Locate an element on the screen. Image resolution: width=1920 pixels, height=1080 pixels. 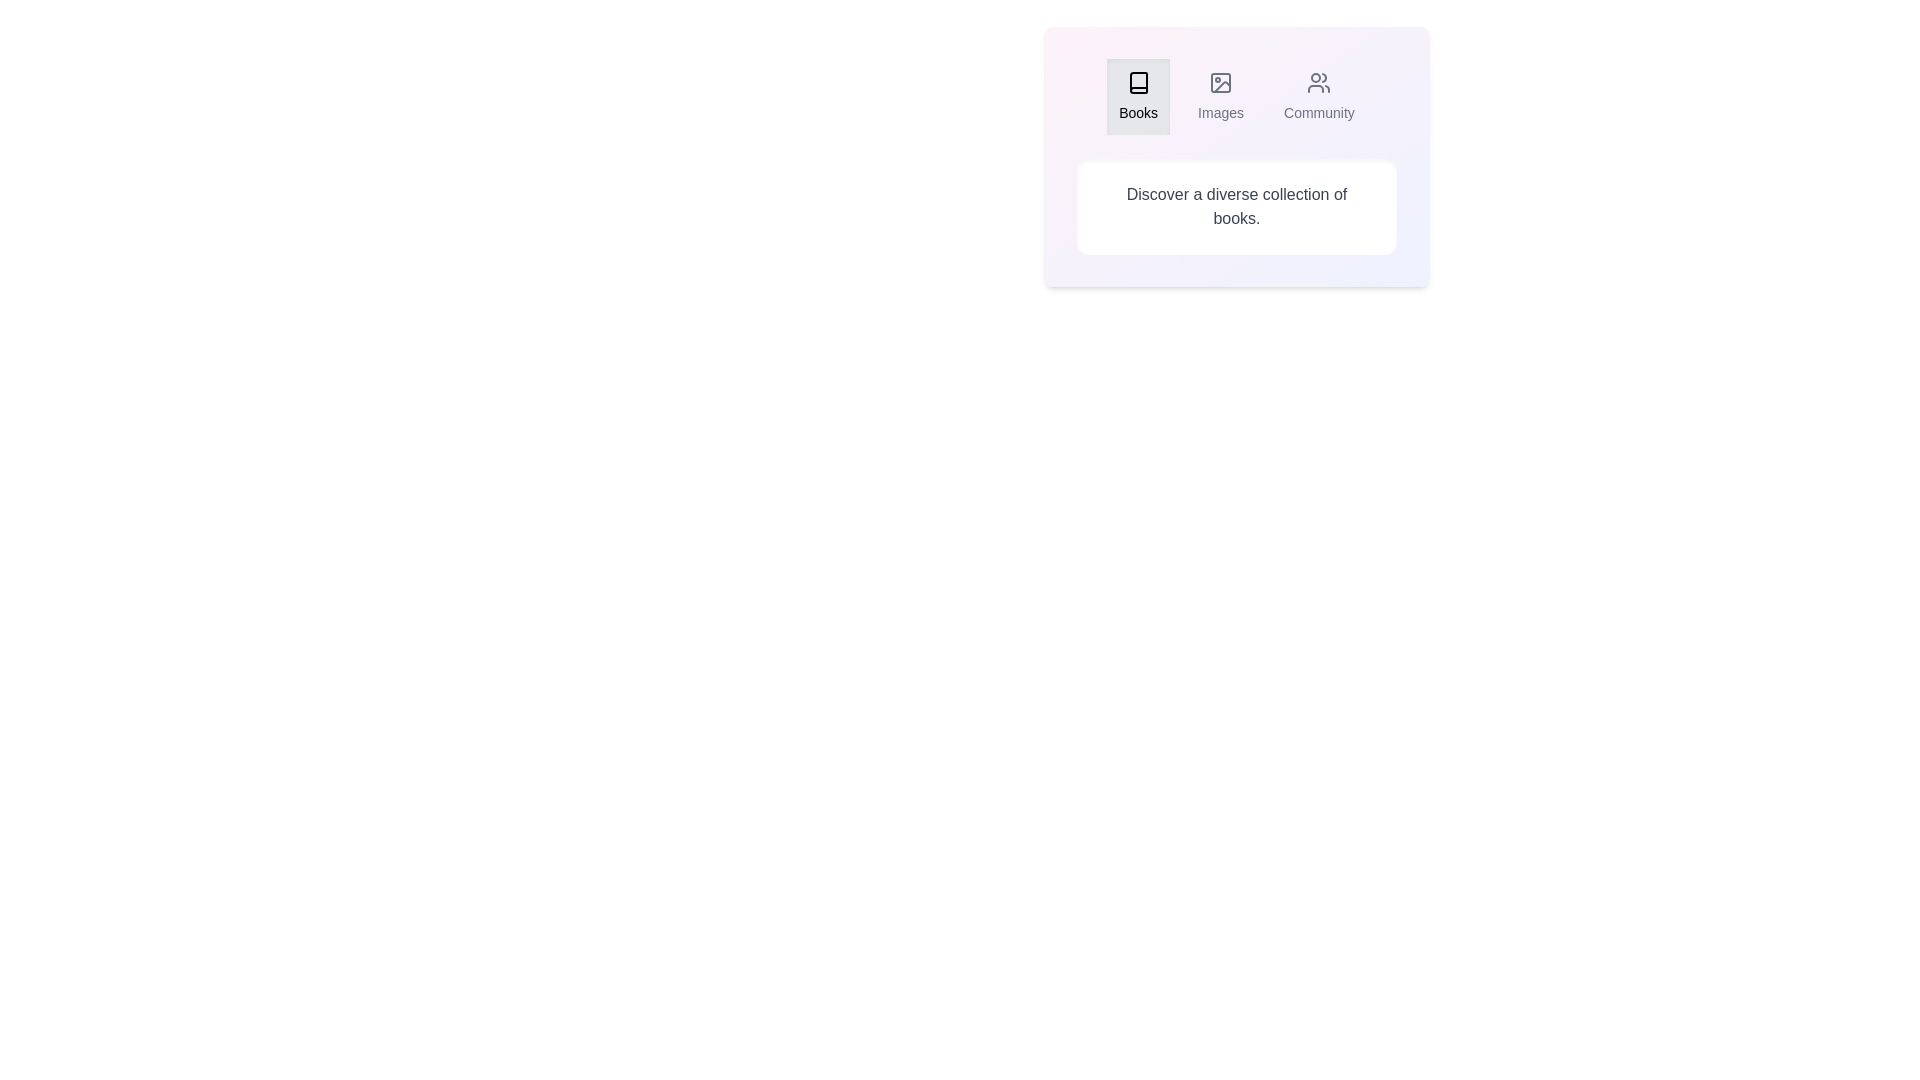
the Community tab by clicking on its button is located at coordinates (1319, 96).